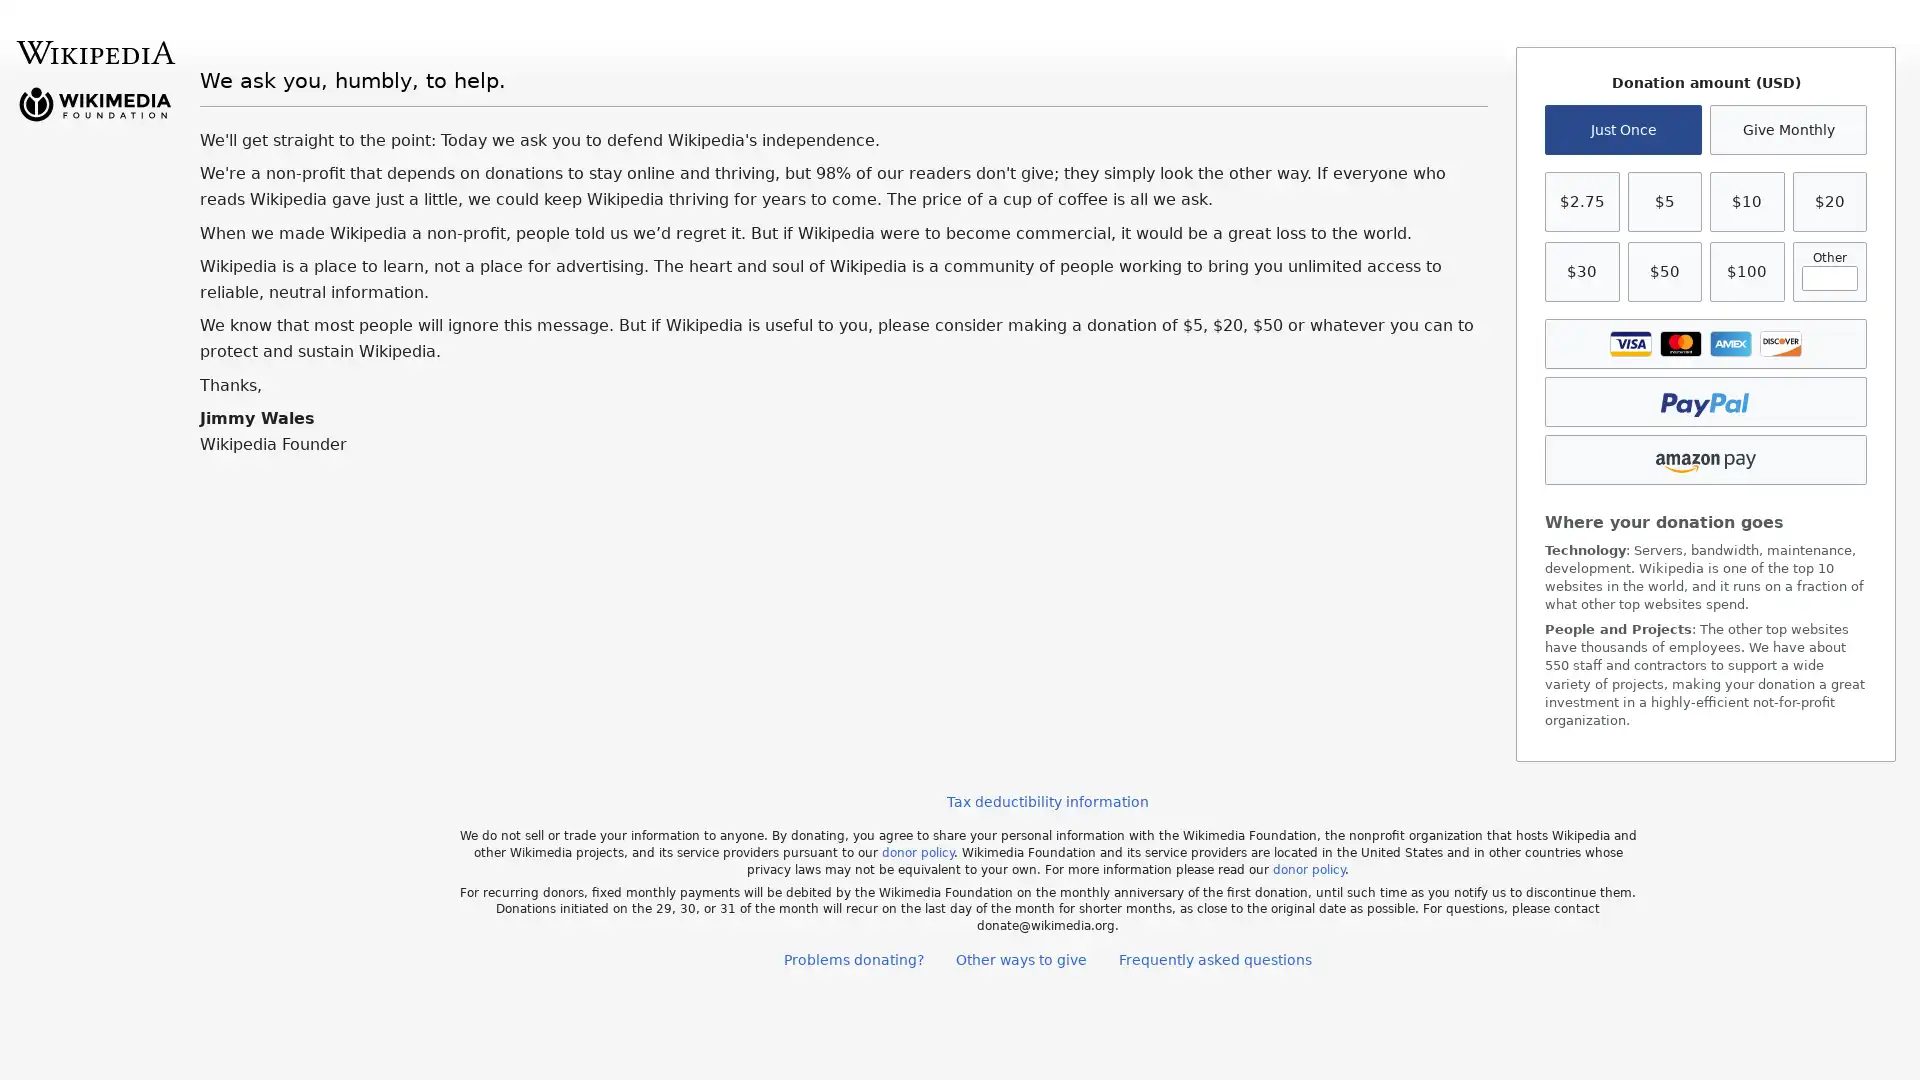 This screenshot has height=1080, width=1920. What do you see at coordinates (1704, 401) in the screenshot?
I see `PayPal` at bounding box center [1704, 401].